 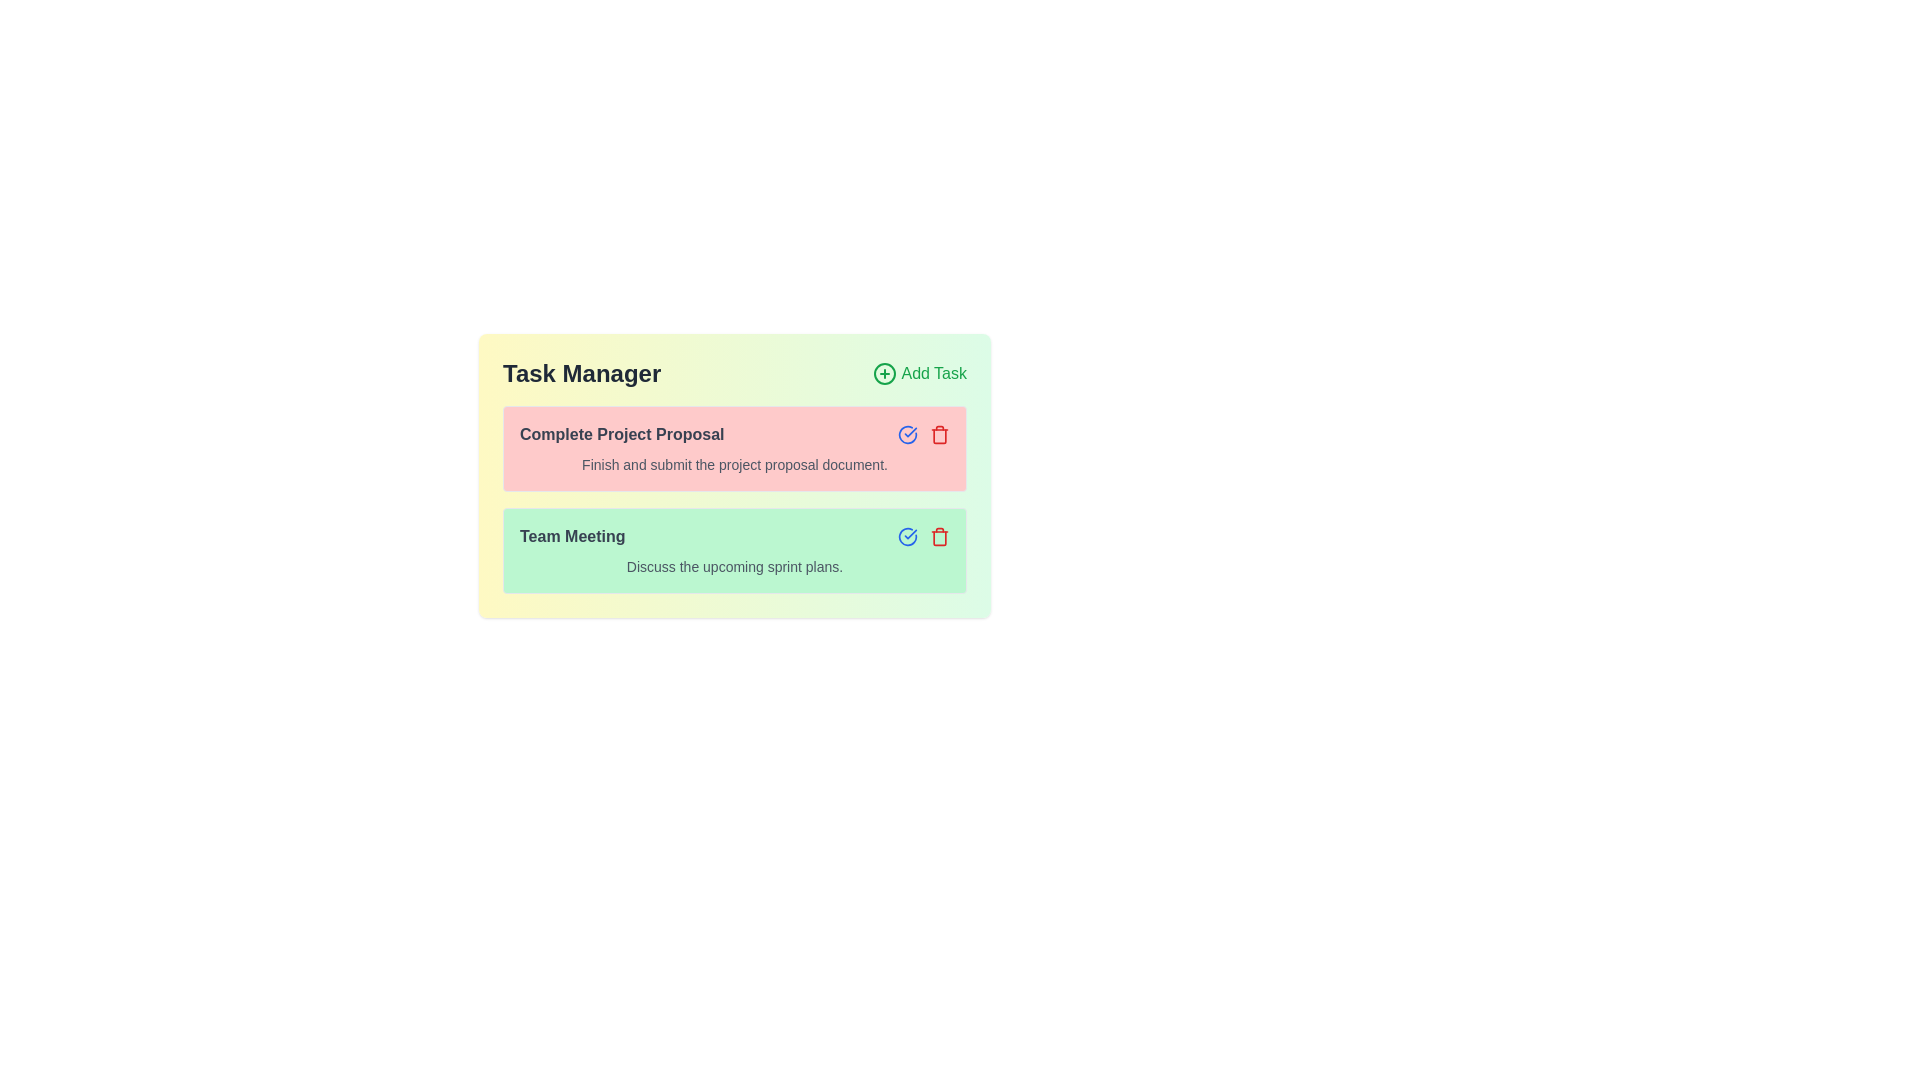 I want to click on the icon group for the task 'Complete Project Proposal', so click(x=923, y=434).